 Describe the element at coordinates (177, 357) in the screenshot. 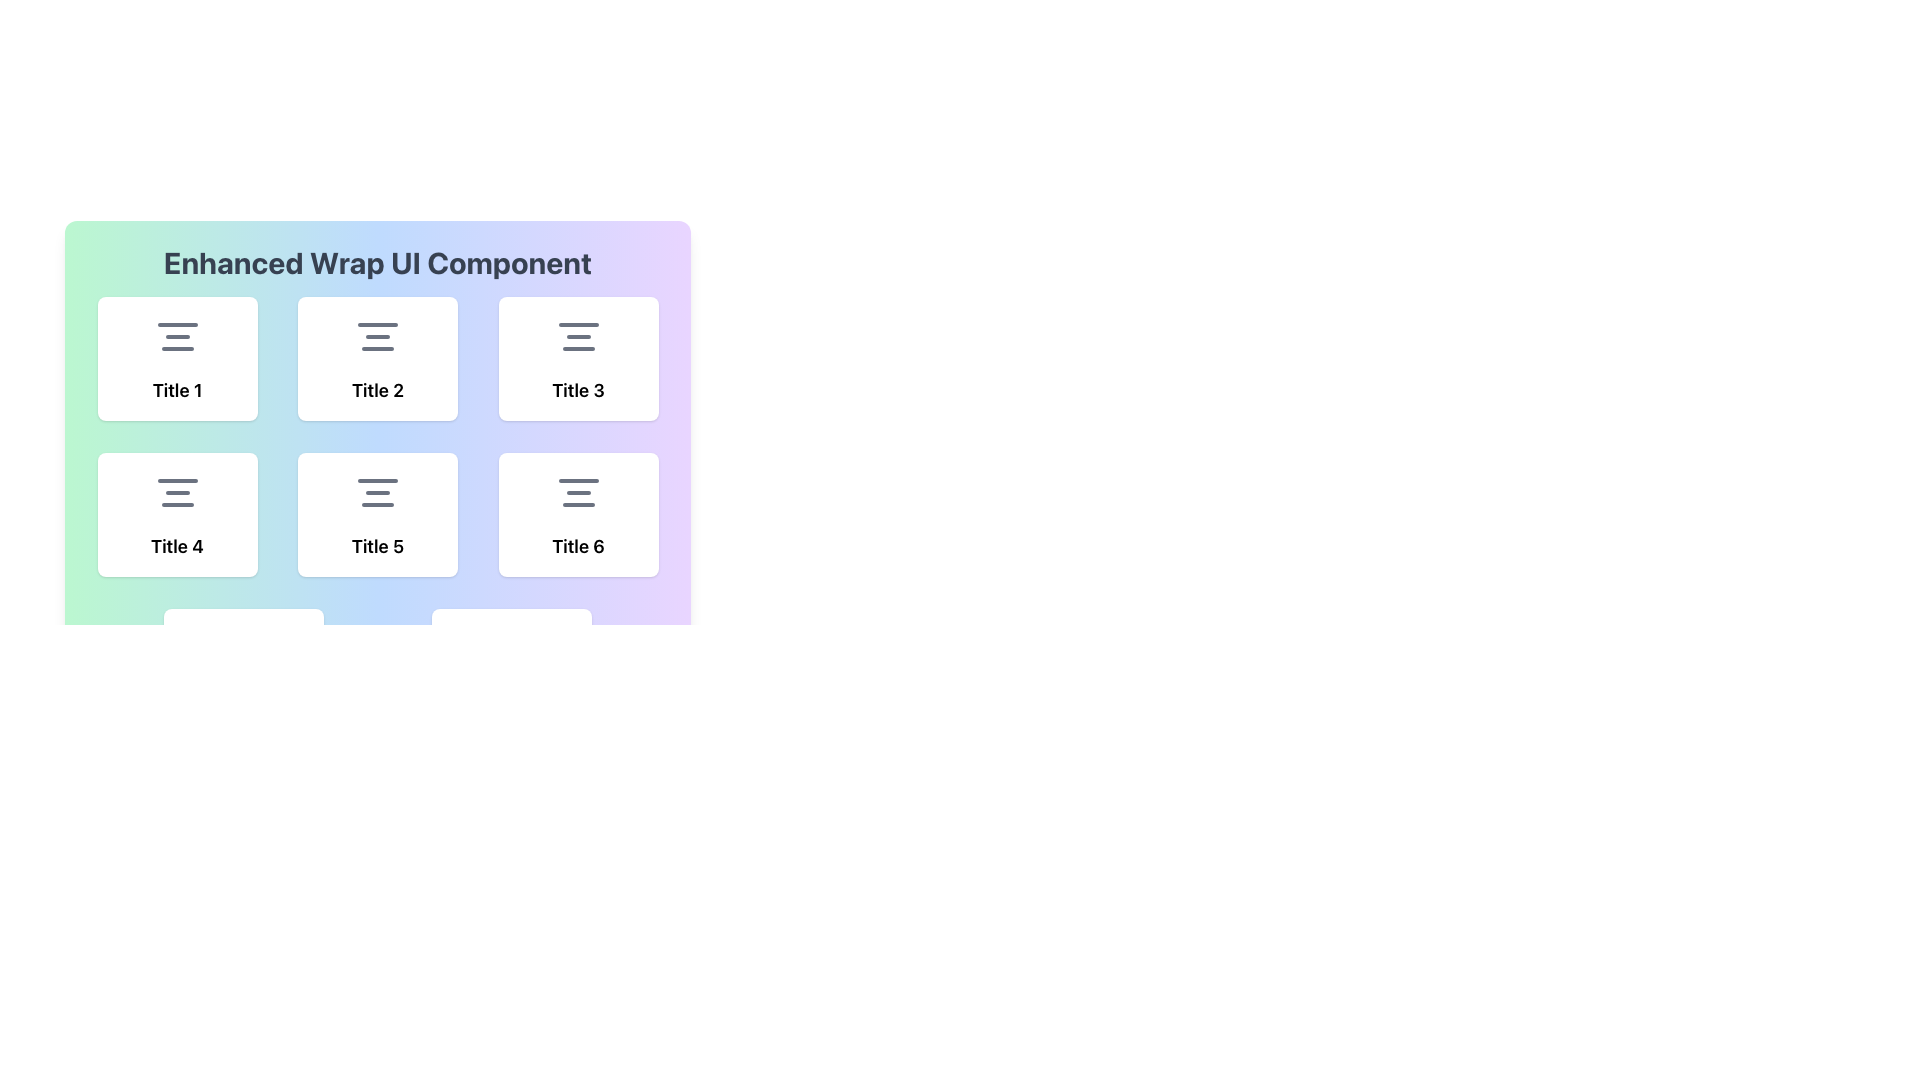

I see `the first card element in the grid layout, which has a white background, rounded corners, and contains the bold text 'Title 1' at the bottom` at that location.